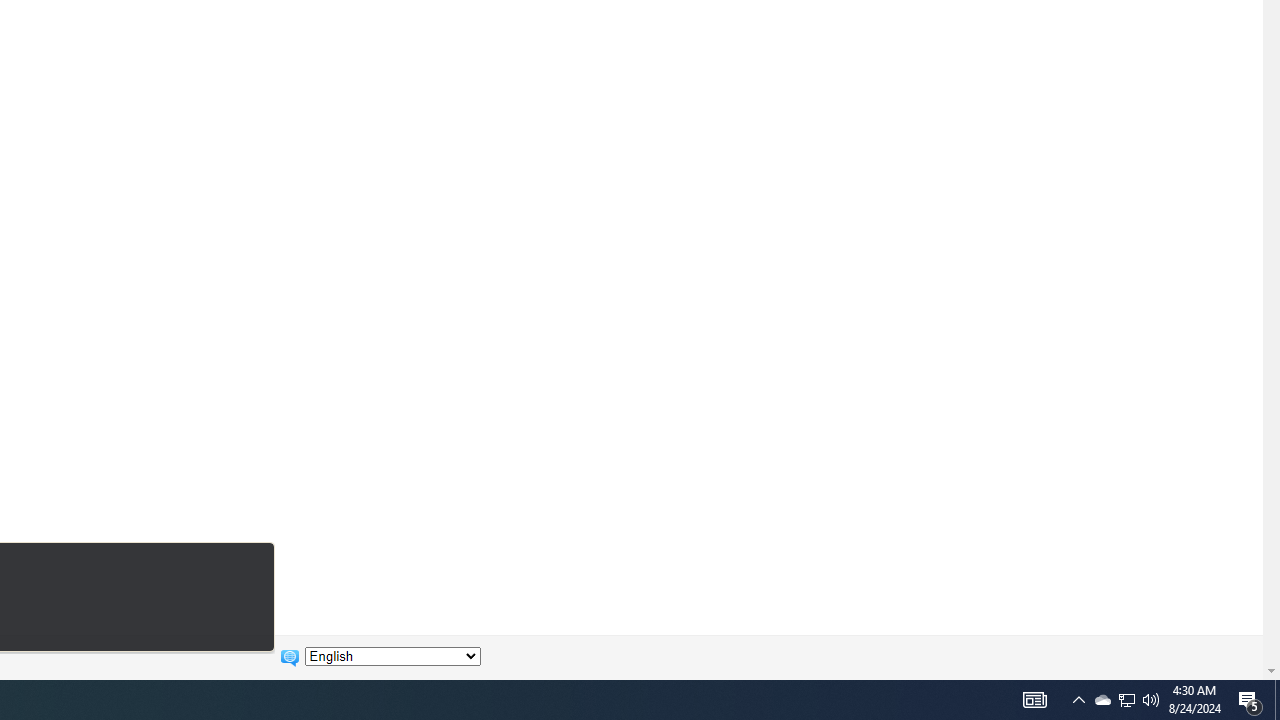  What do you see at coordinates (392, 656) in the screenshot?
I see `'Change language:'` at bounding box center [392, 656].